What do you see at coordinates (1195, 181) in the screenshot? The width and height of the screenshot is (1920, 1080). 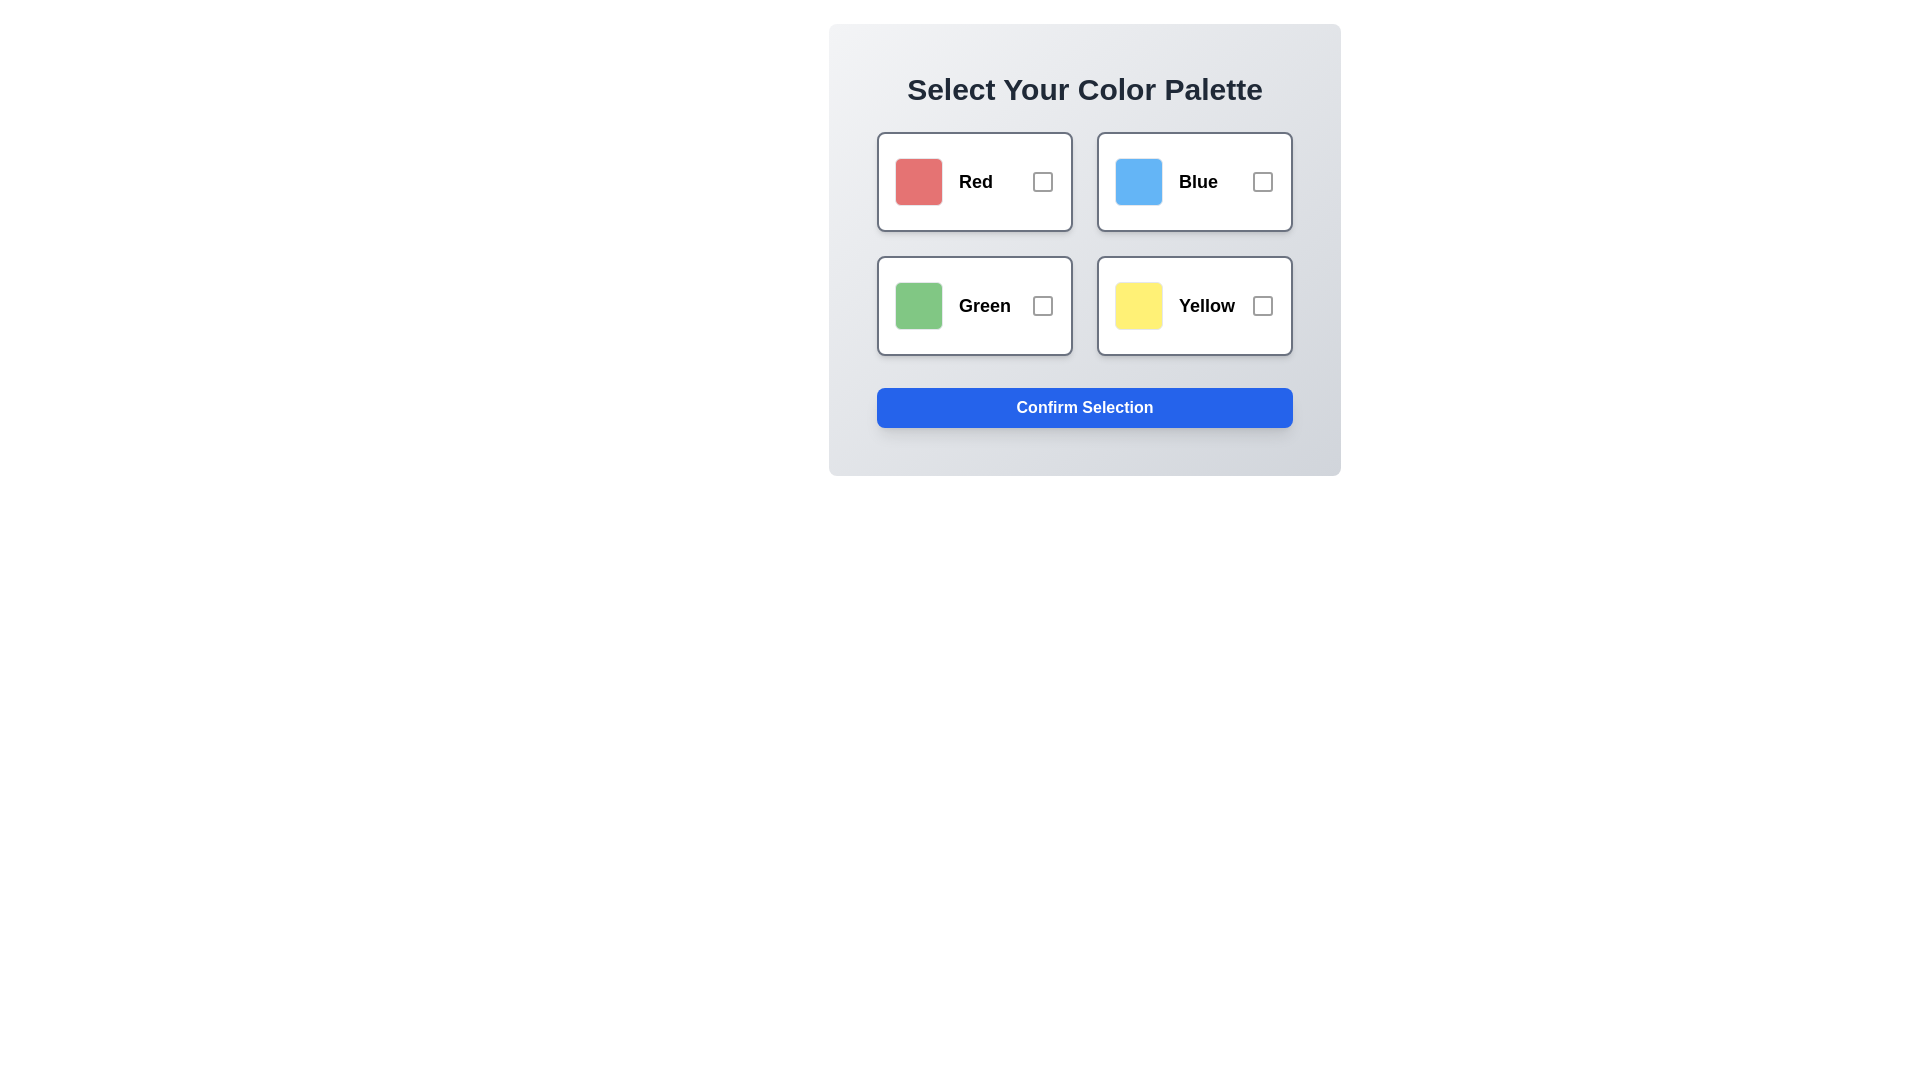 I see `the color box for Blue` at bounding box center [1195, 181].